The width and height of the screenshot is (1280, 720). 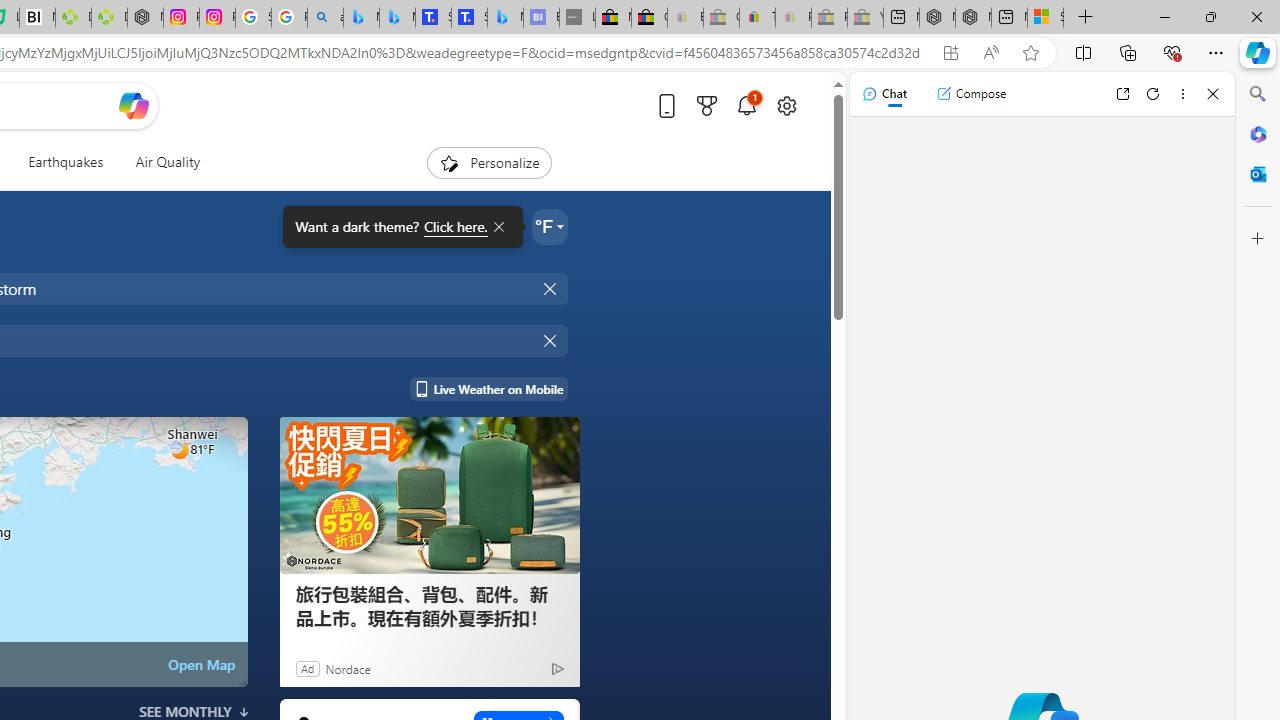 What do you see at coordinates (971, 93) in the screenshot?
I see `'Compose'` at bounding box center [971, 93].